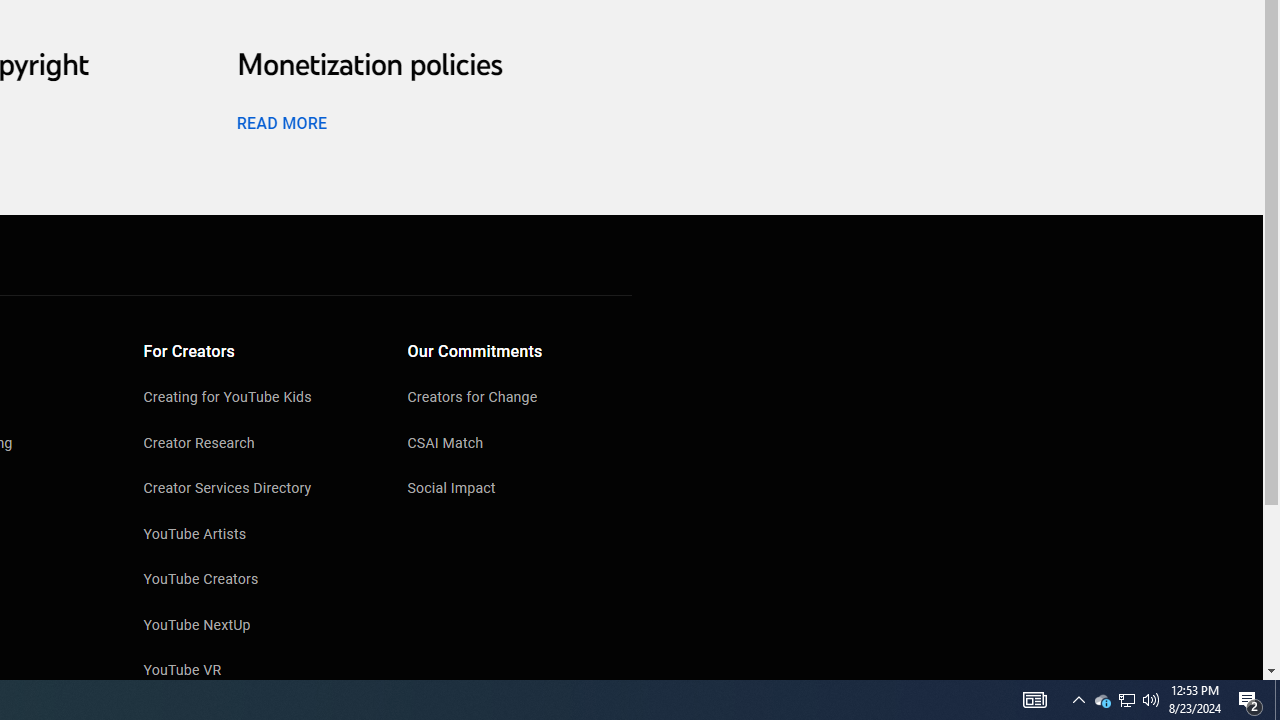 The width and height of the screenshot is (1280, 720). Describe the element at coordinates (280, 123) in the screenshot. I see `'READ MORE'` at that location.